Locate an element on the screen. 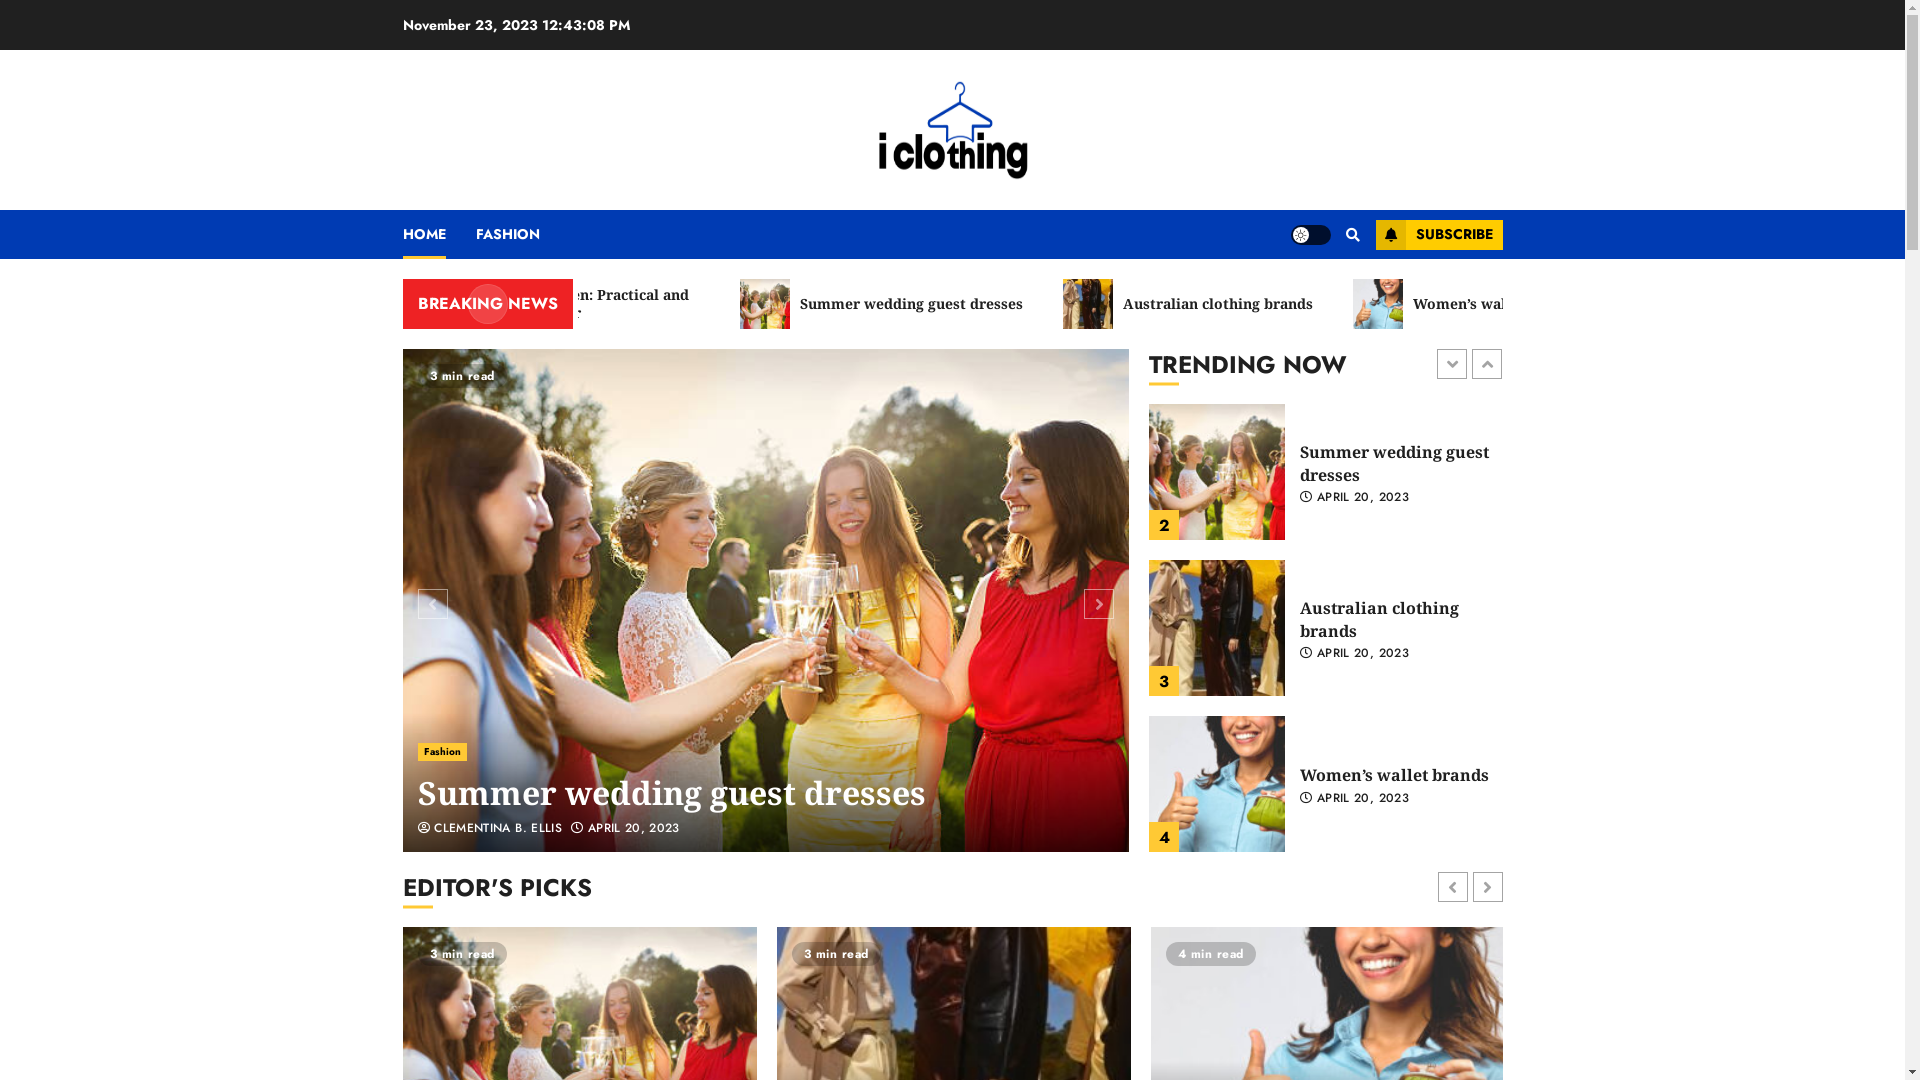 The width and height of the screenshot is (1920, 1080). 'Summer wedding guest dresses' is located at coordinates (1148, 627).